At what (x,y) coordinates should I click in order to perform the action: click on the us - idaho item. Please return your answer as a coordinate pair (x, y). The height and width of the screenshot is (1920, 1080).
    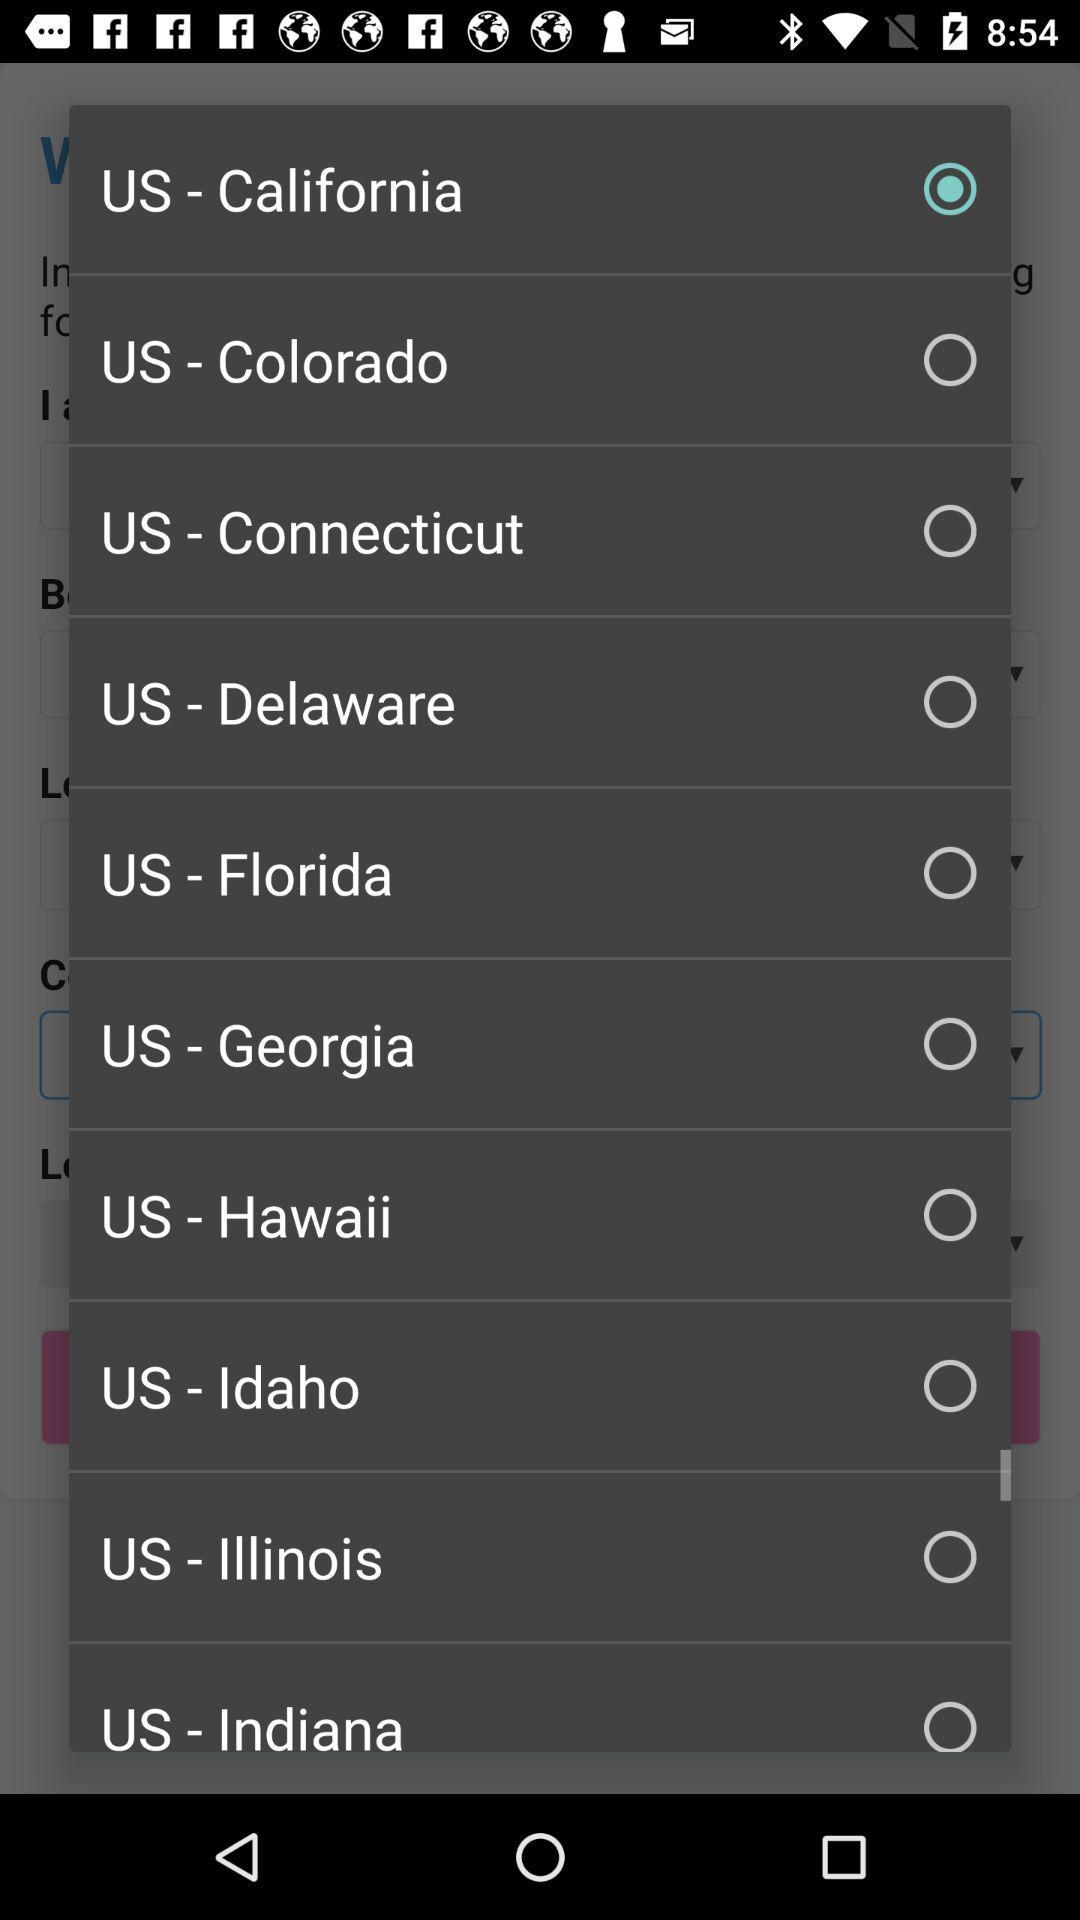
    Looking at the image, I should click on (540, 1385).